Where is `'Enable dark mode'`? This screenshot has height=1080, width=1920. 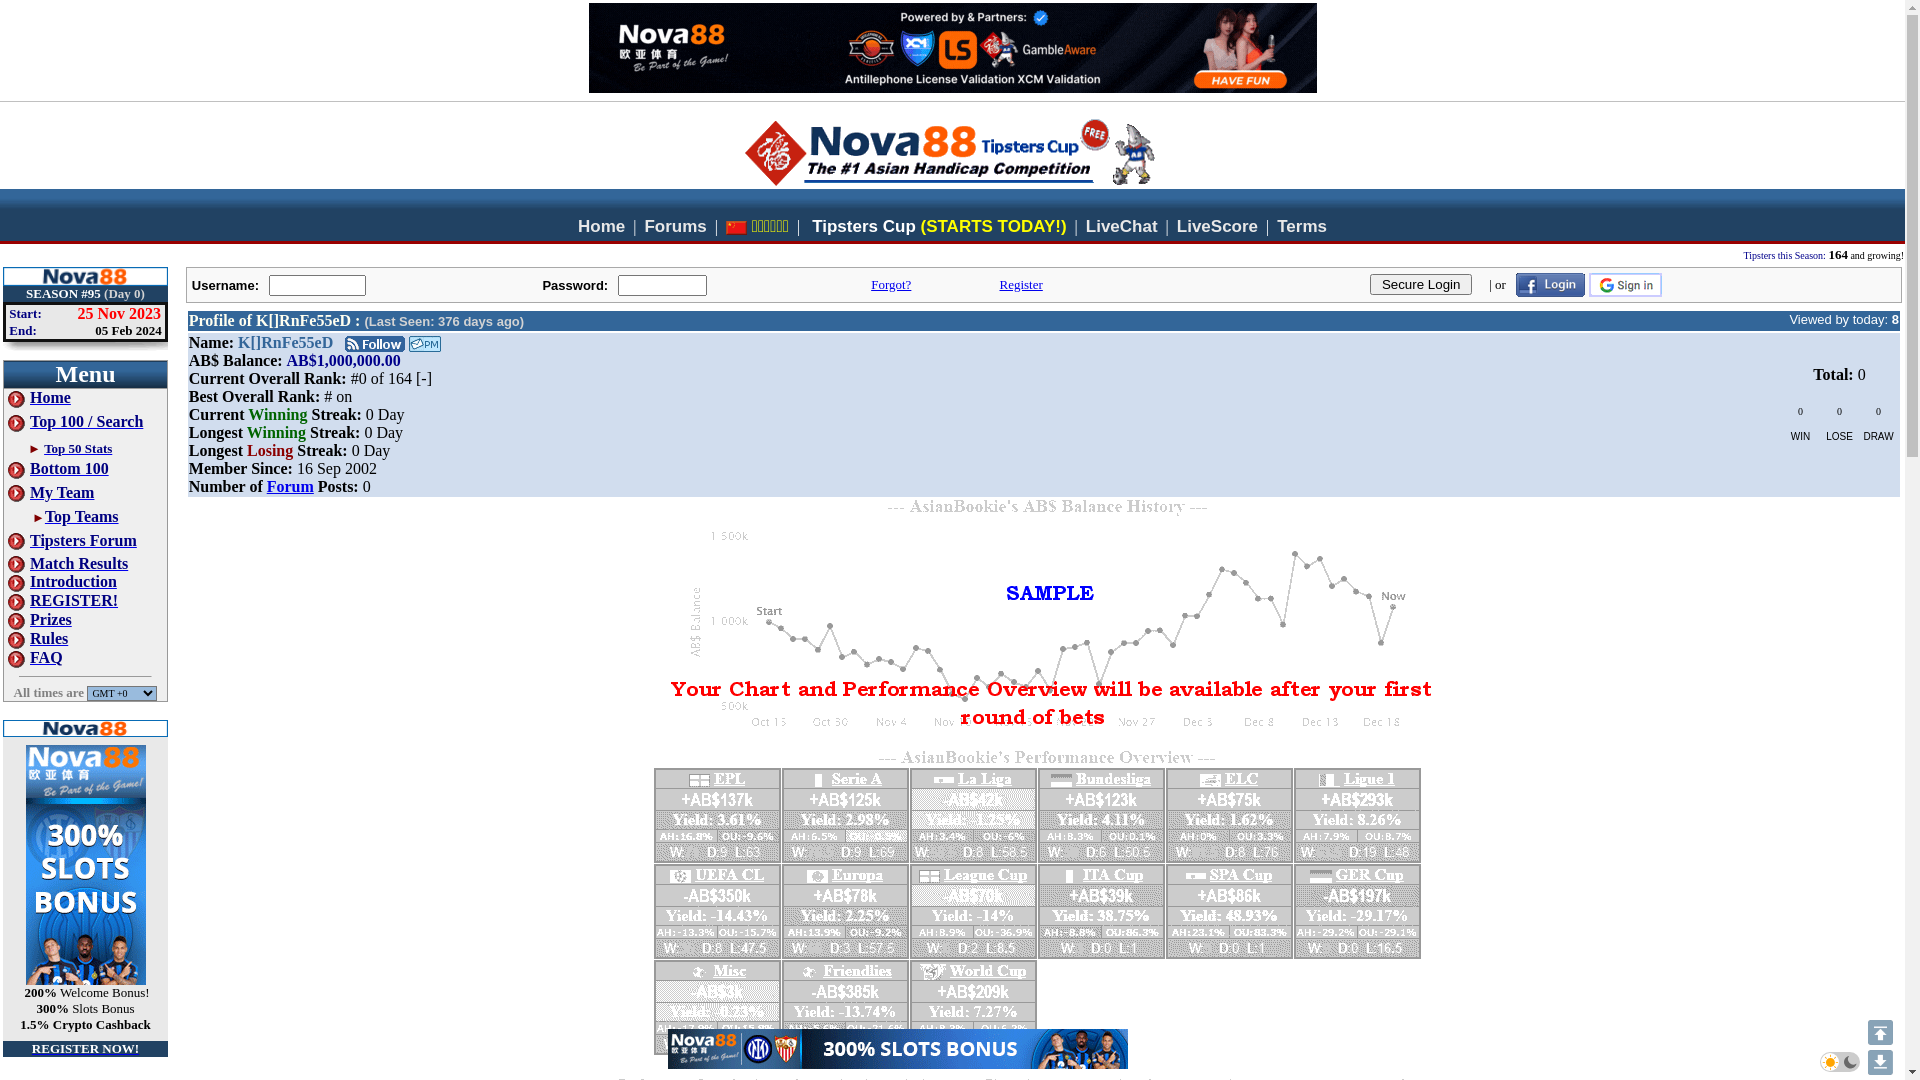
'Enable dark mode' is located at coordinates (1839, 1060).